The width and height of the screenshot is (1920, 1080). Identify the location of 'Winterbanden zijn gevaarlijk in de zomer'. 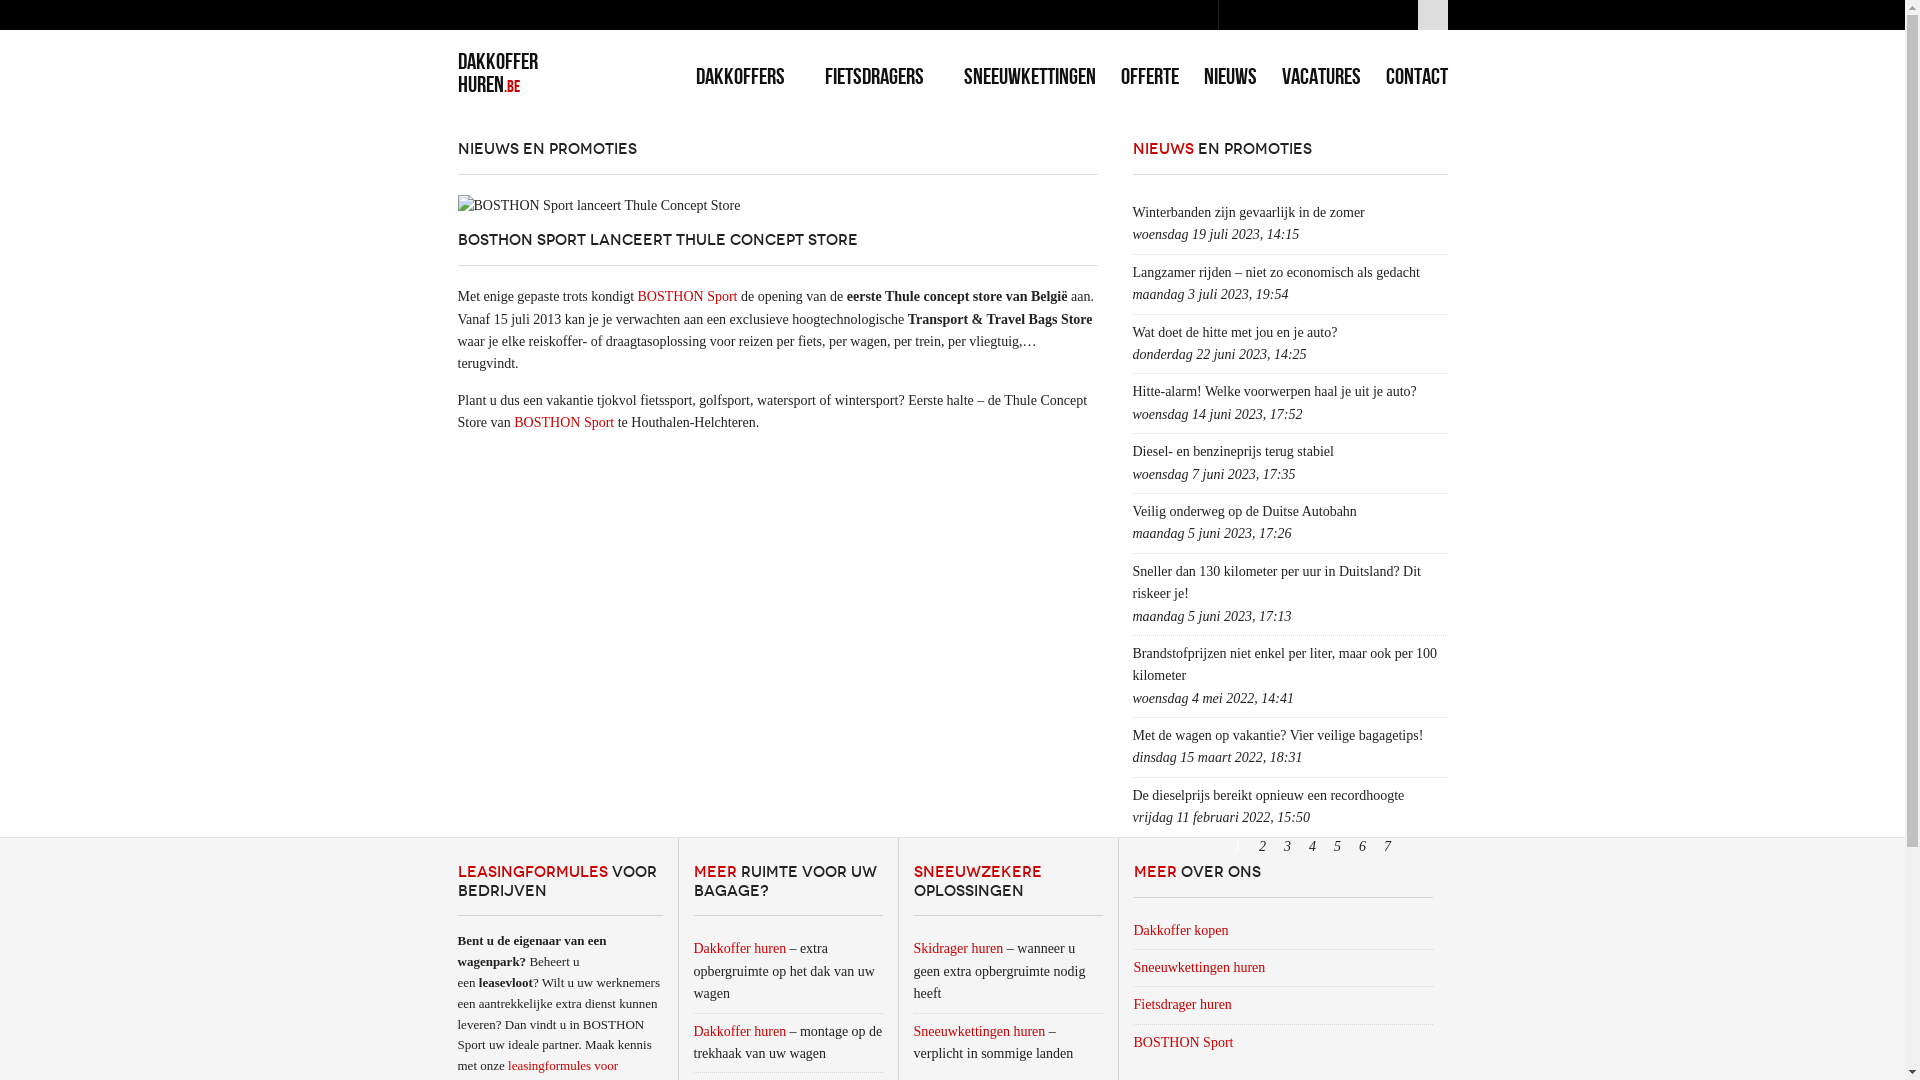
(1247, 212).